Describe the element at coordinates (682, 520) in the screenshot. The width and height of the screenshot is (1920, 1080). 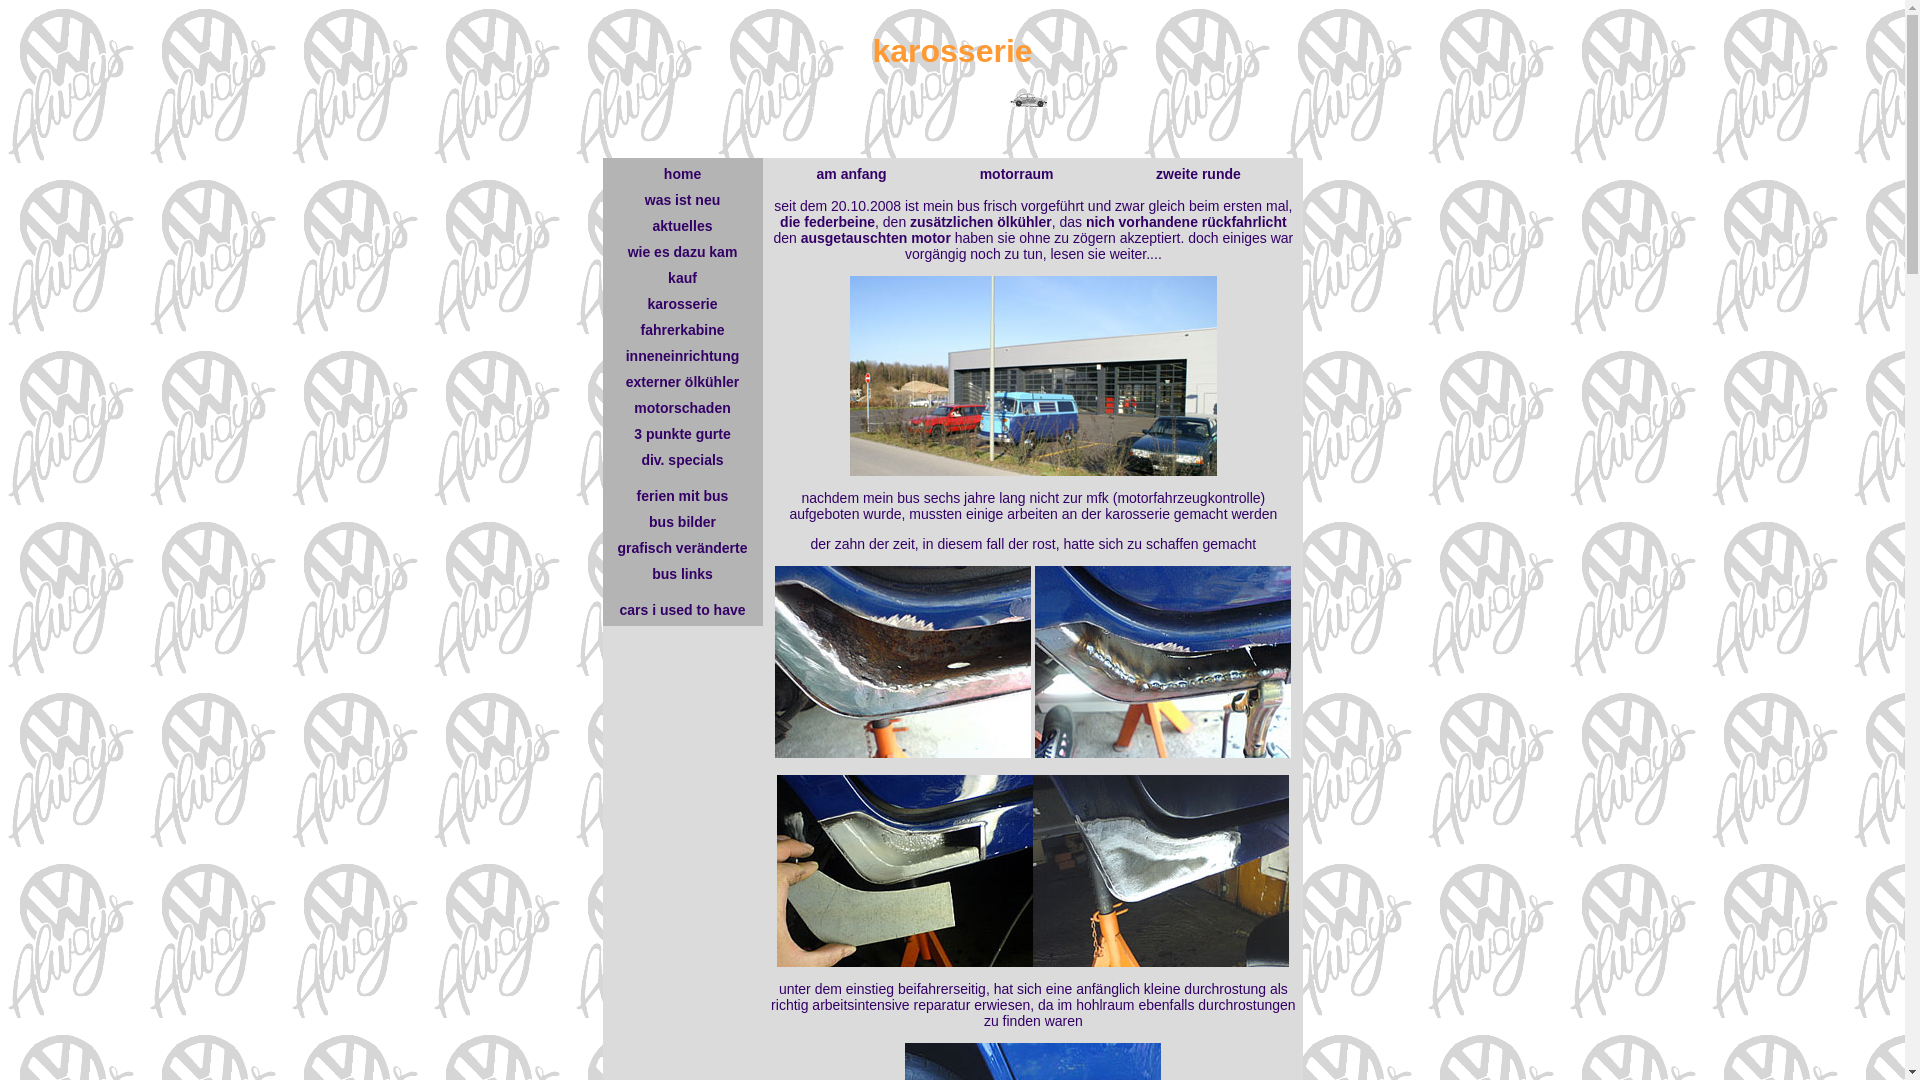
I see `'bus bilder'` at that location.